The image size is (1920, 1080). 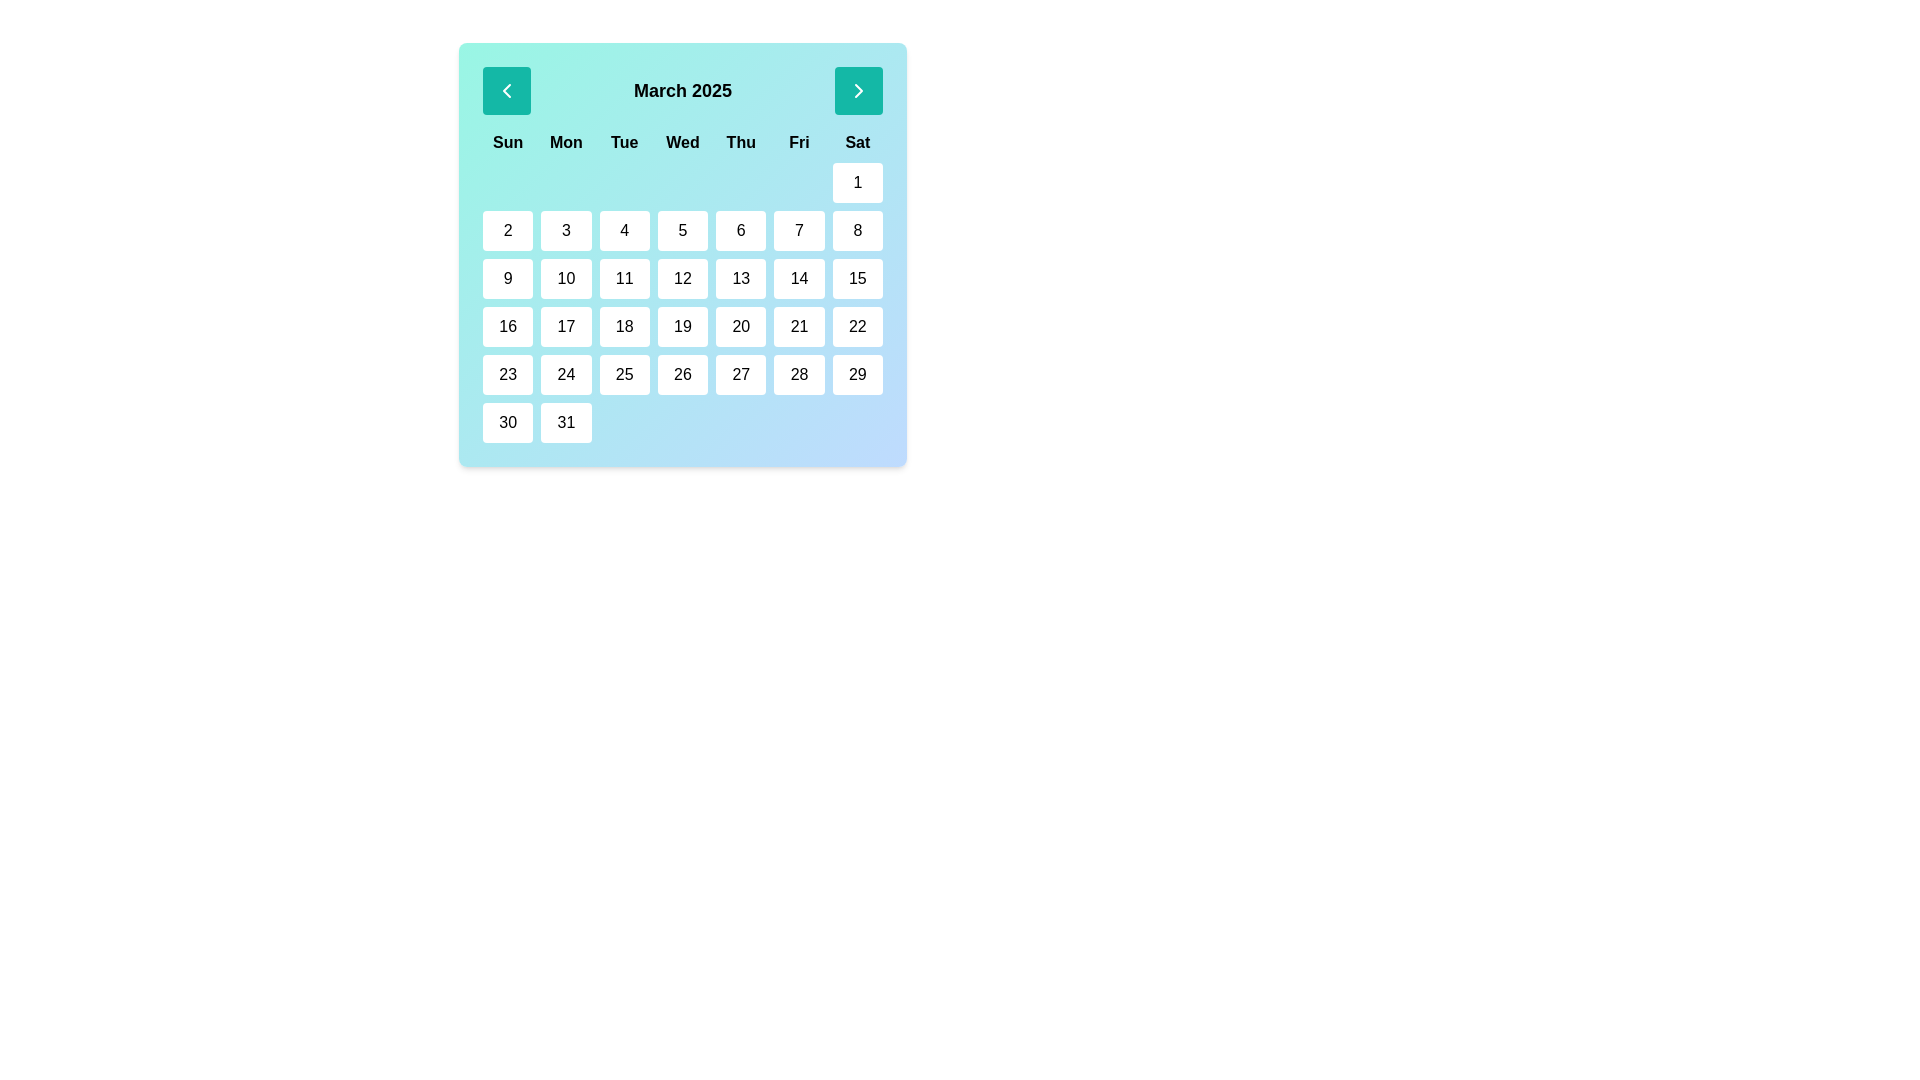 I want to click on the button representing the 14th day of the month in the calendar grid, located in the third row and sixth column, so click(x=798, y=278).